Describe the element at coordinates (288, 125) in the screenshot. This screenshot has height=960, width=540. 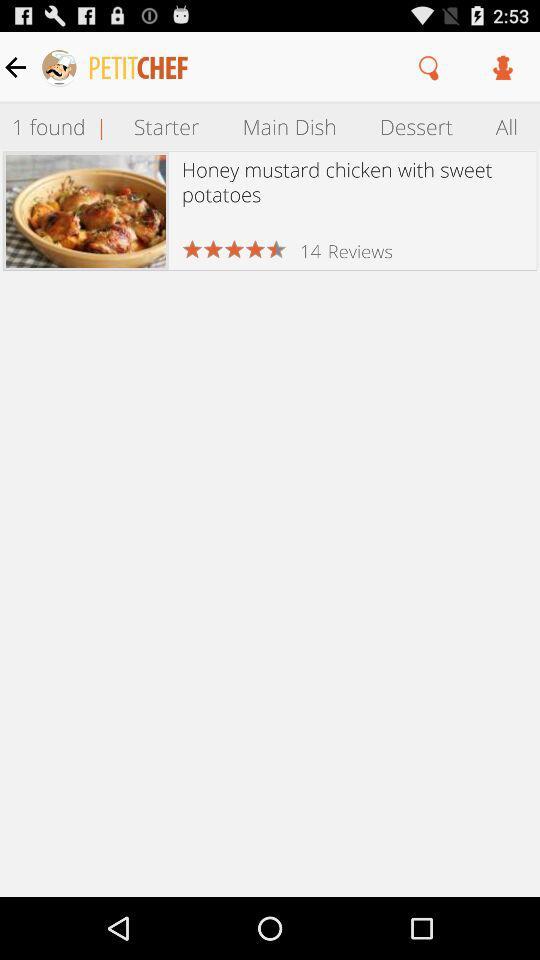
I see `item above honey mustard chicken item` at that location.